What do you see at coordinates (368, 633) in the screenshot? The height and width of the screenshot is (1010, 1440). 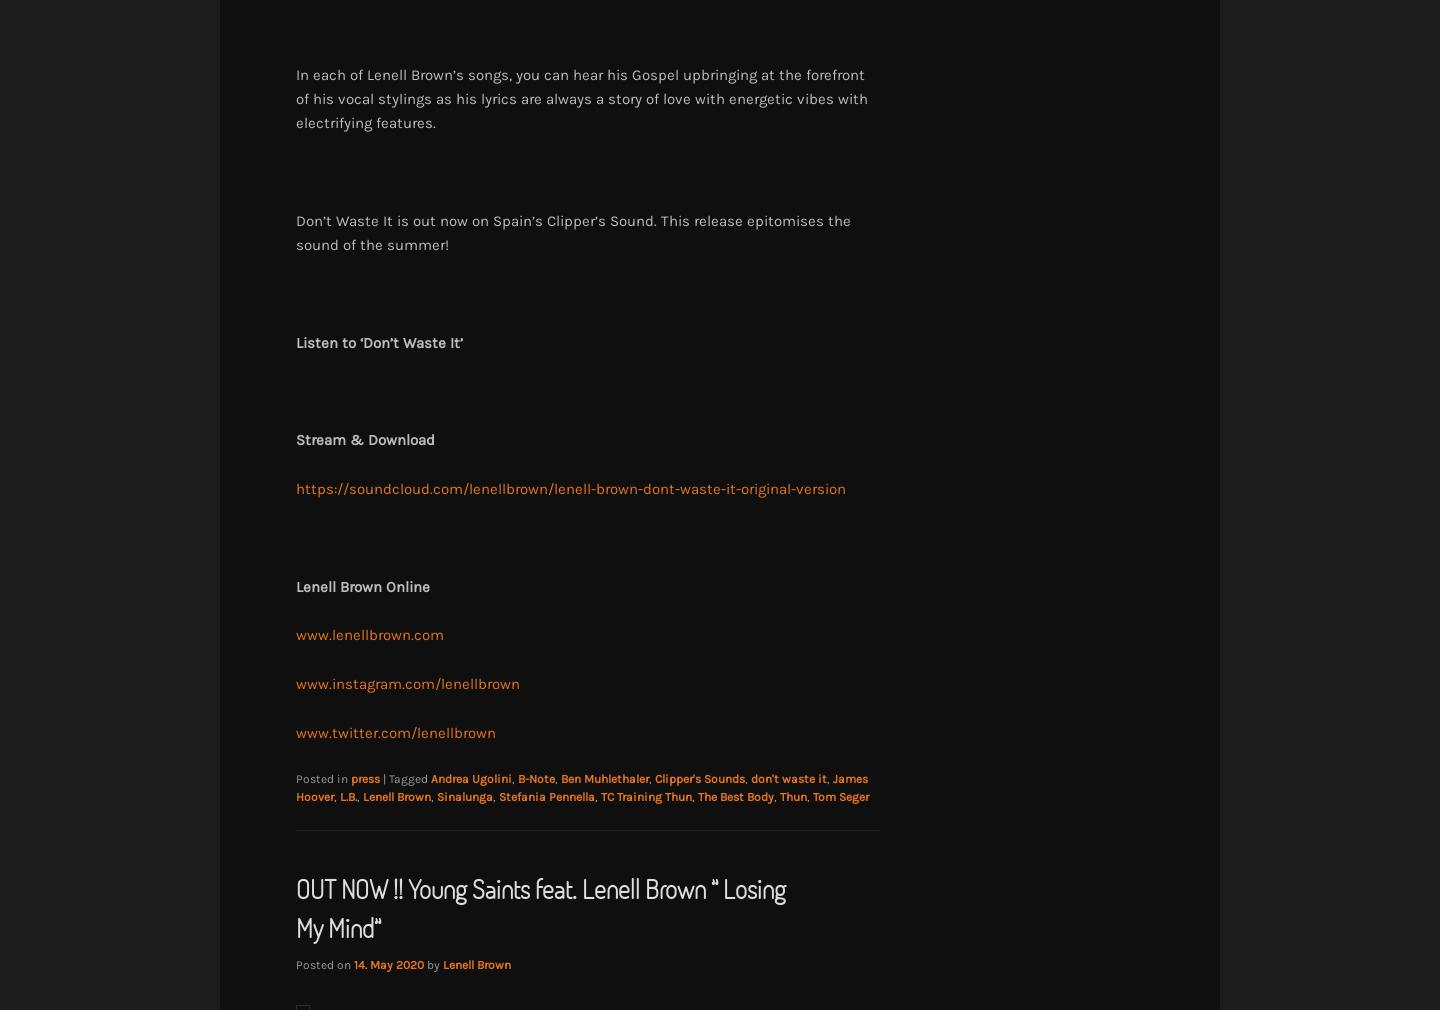 I see `'www.lenellbrown.com'` at bounding box center [368, 633].